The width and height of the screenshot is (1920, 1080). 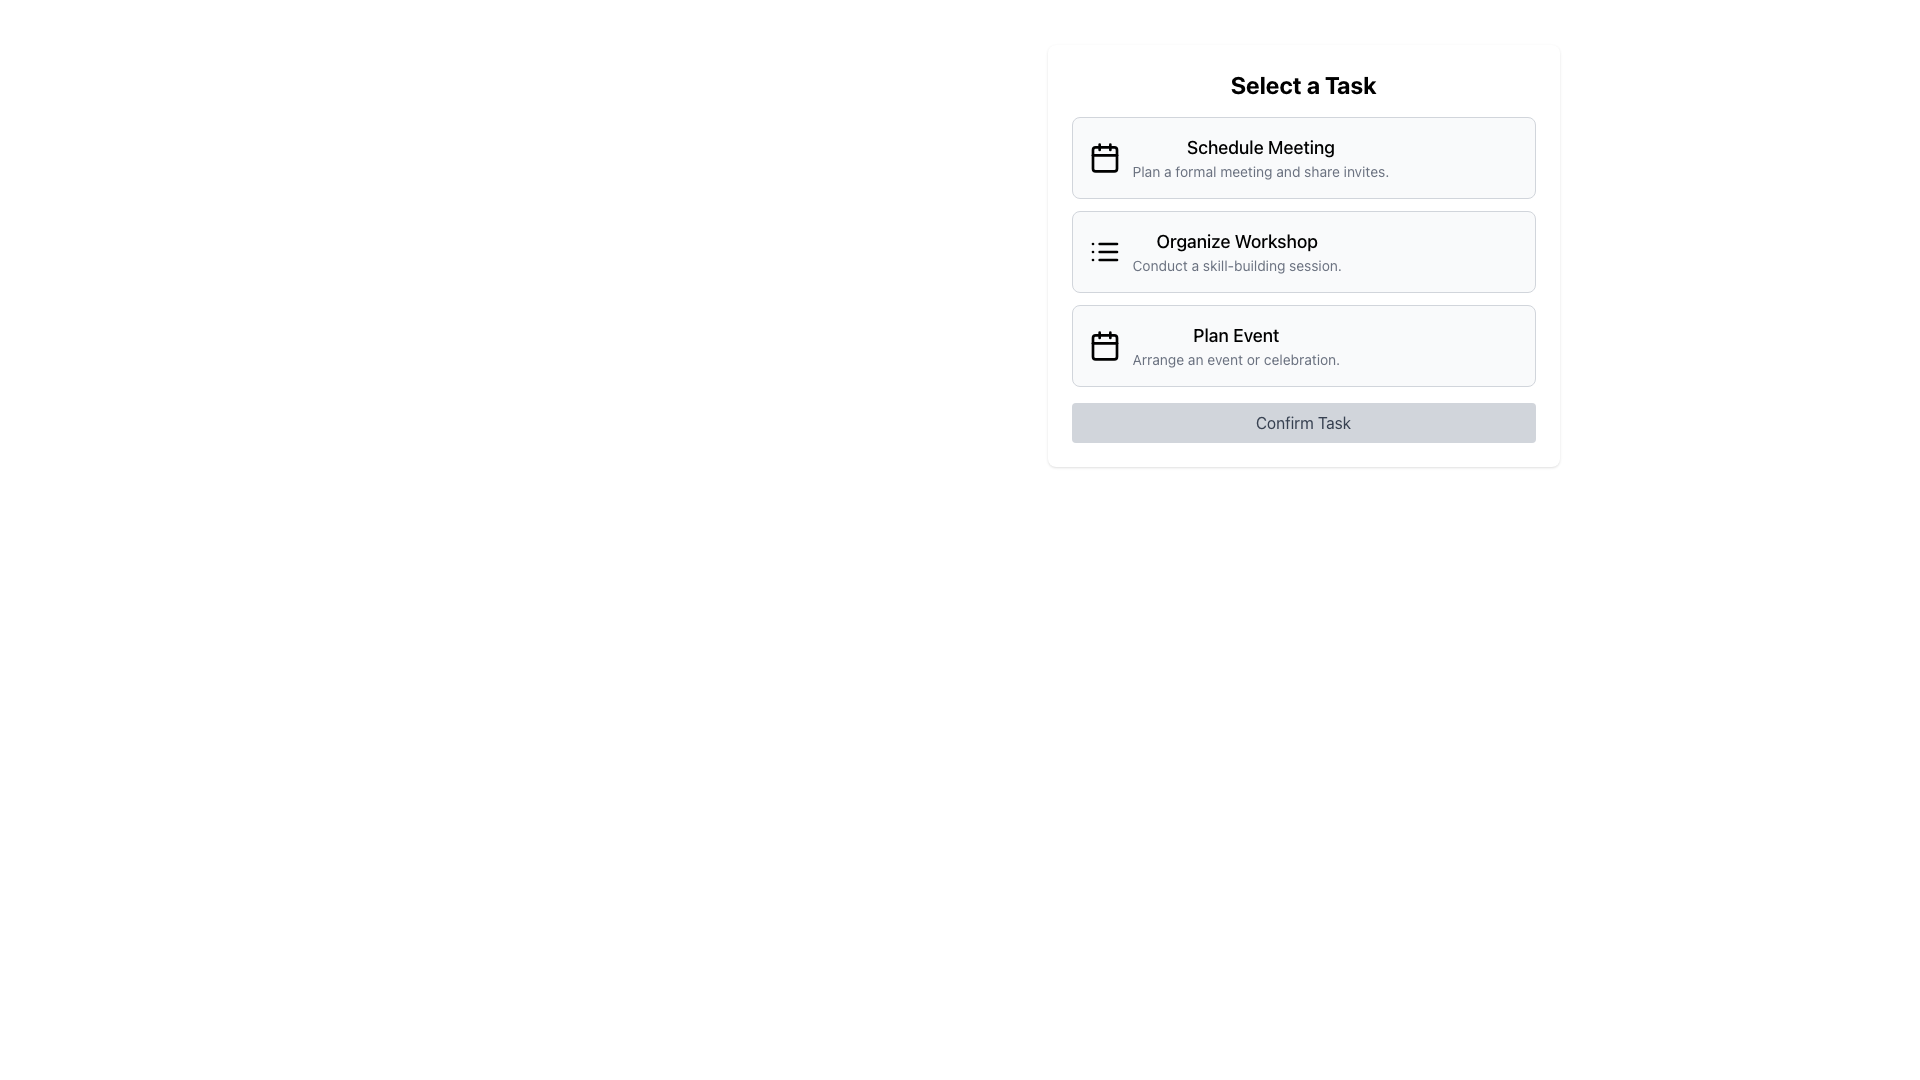 I want to click on the vertically aligned selection list containing the tasks 'Schedule Meeting', 'Organize Workshop', and 'Plan Event', so click(x=1303, y=250).